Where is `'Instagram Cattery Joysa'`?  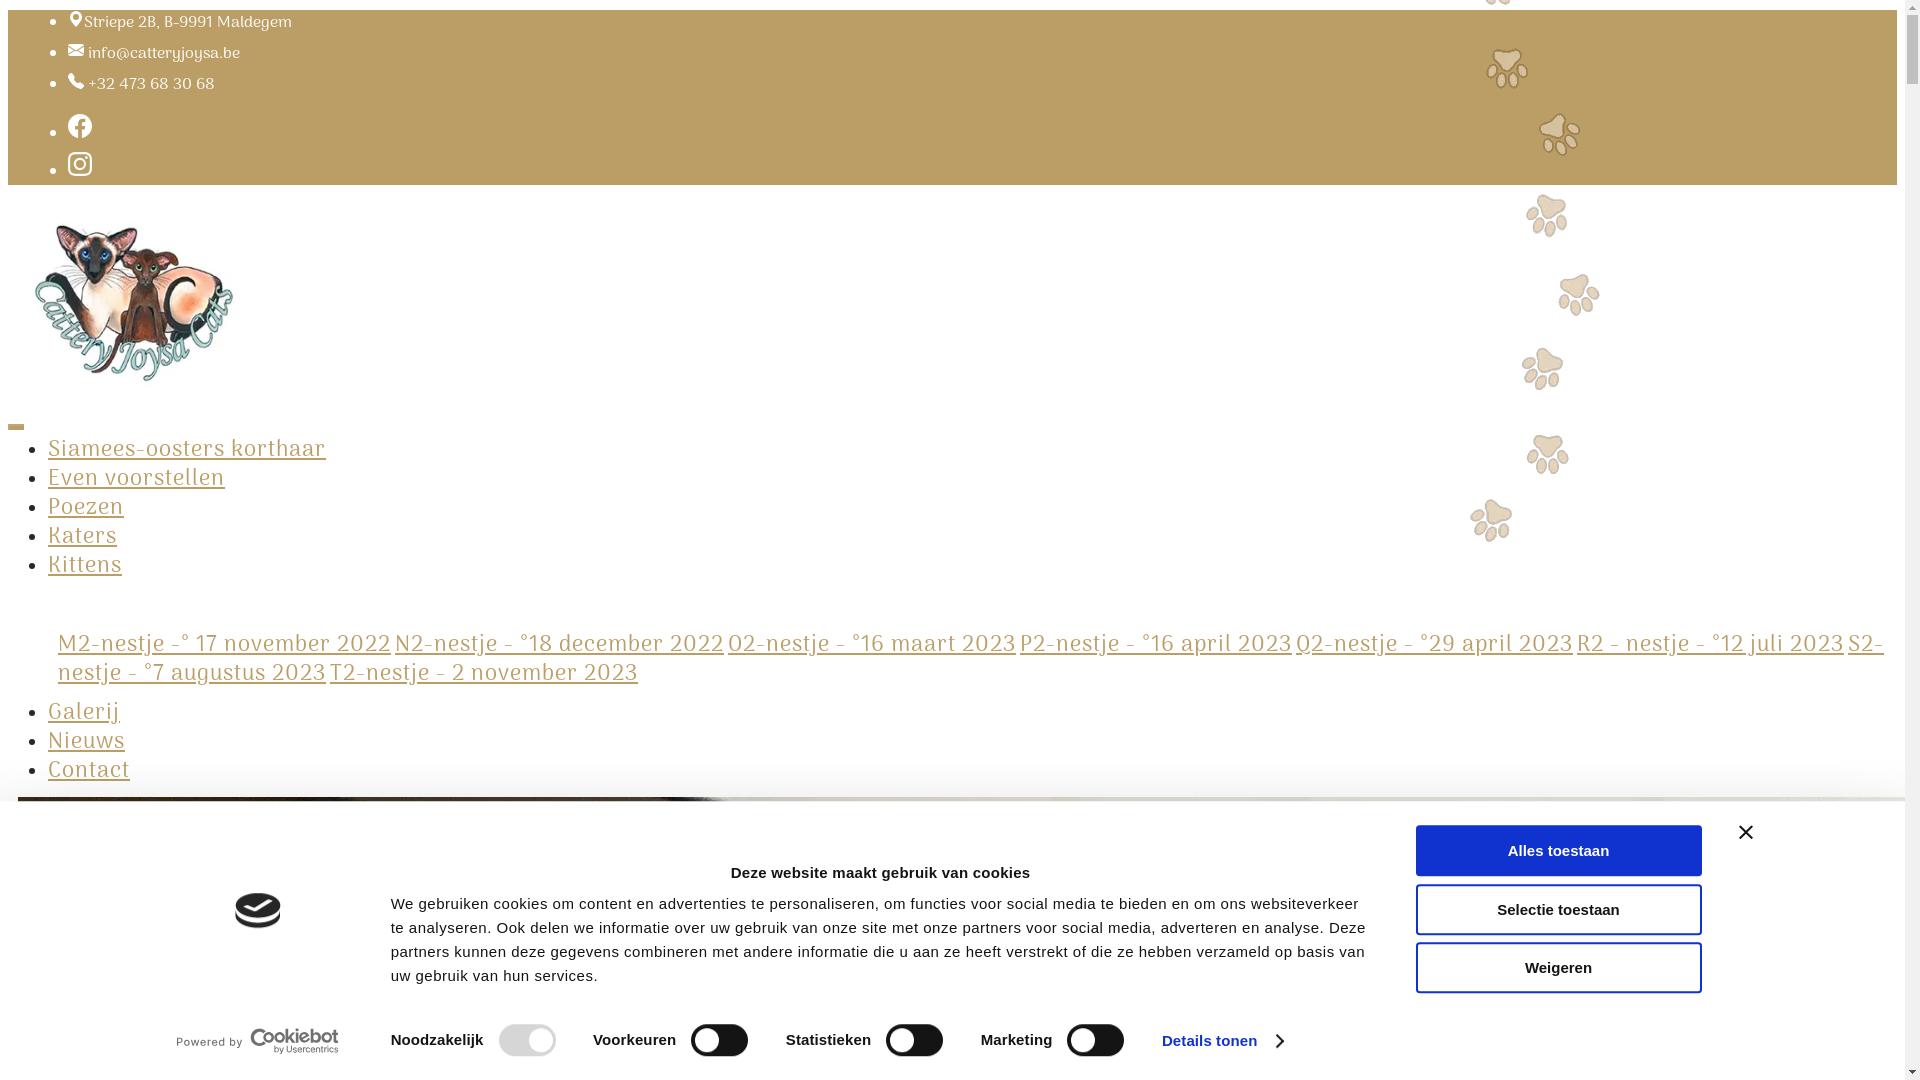 'Instagram Cattery Joysa' is located at coordinates (80, 171).